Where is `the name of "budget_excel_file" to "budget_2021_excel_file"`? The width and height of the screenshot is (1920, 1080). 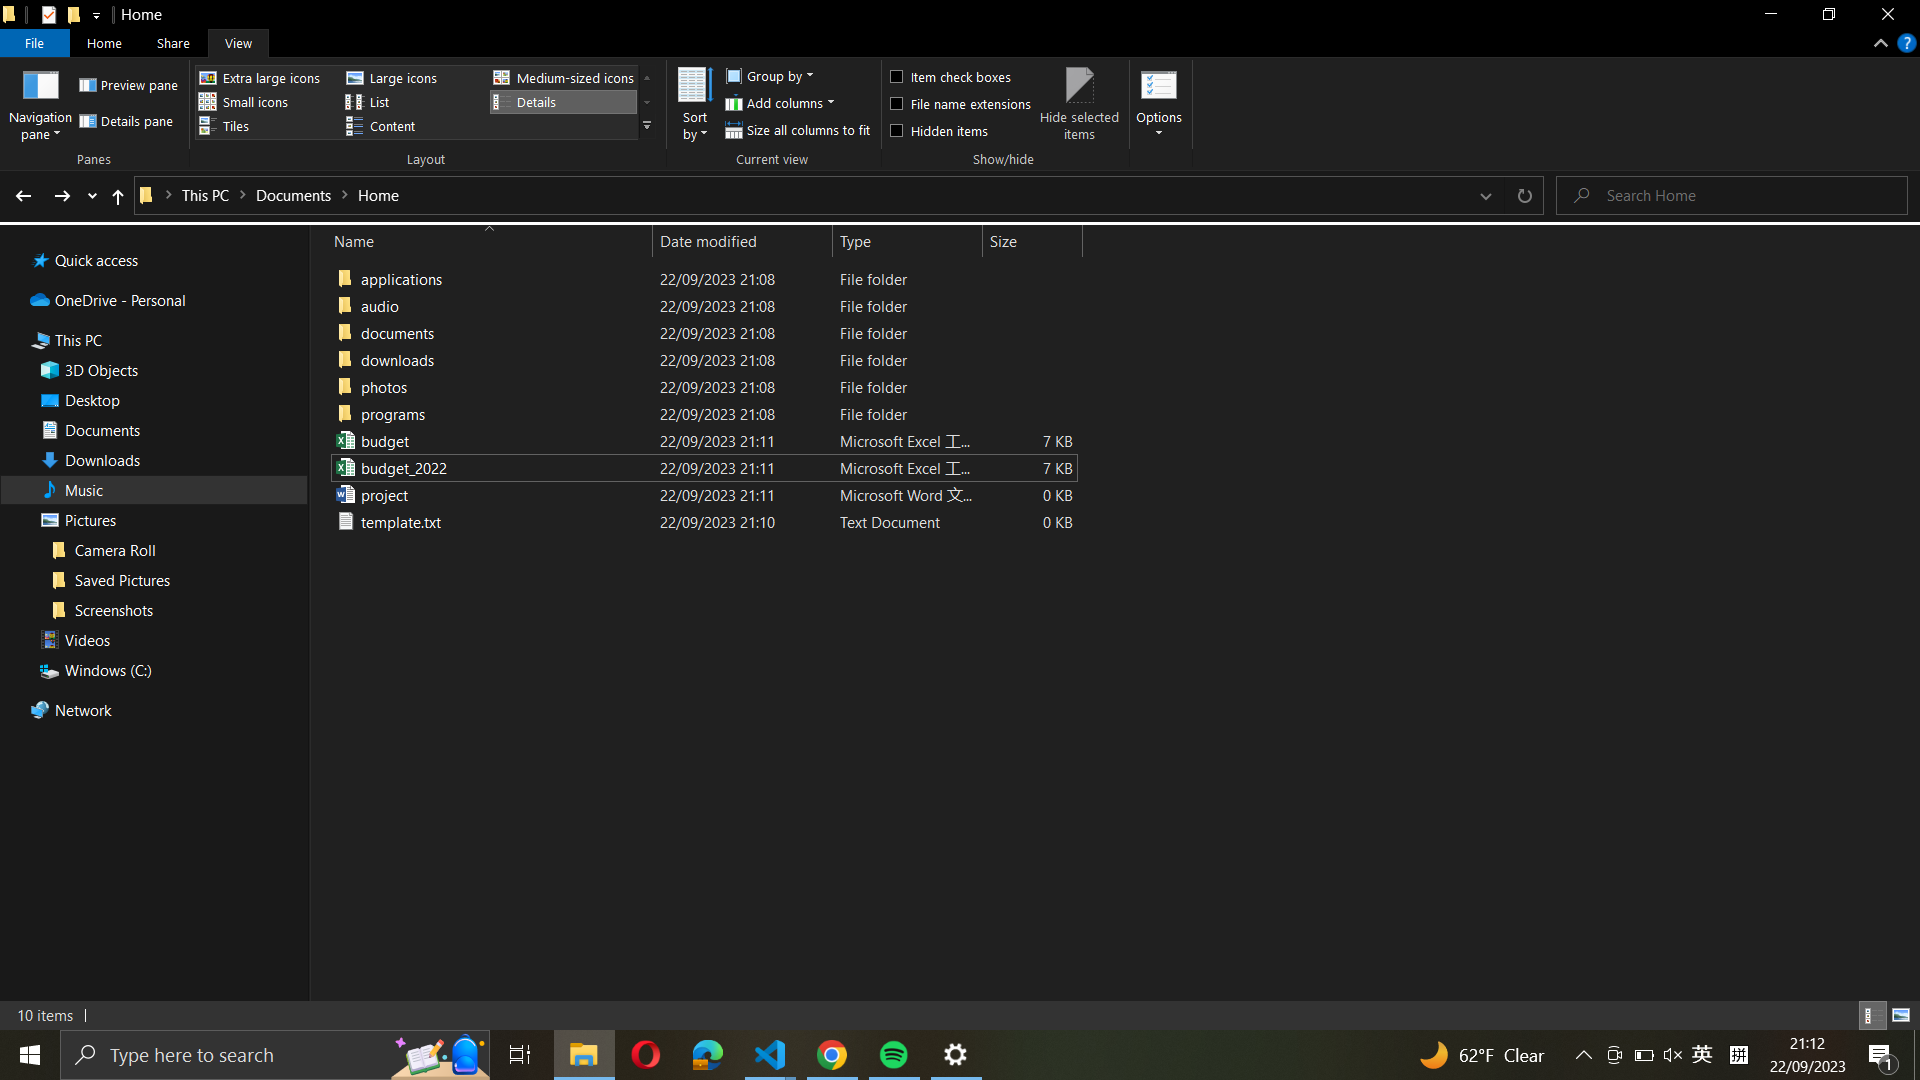
the name of "budget_excel_file" to "budget_2021_excel_file" is located at coordinates (700, 439).